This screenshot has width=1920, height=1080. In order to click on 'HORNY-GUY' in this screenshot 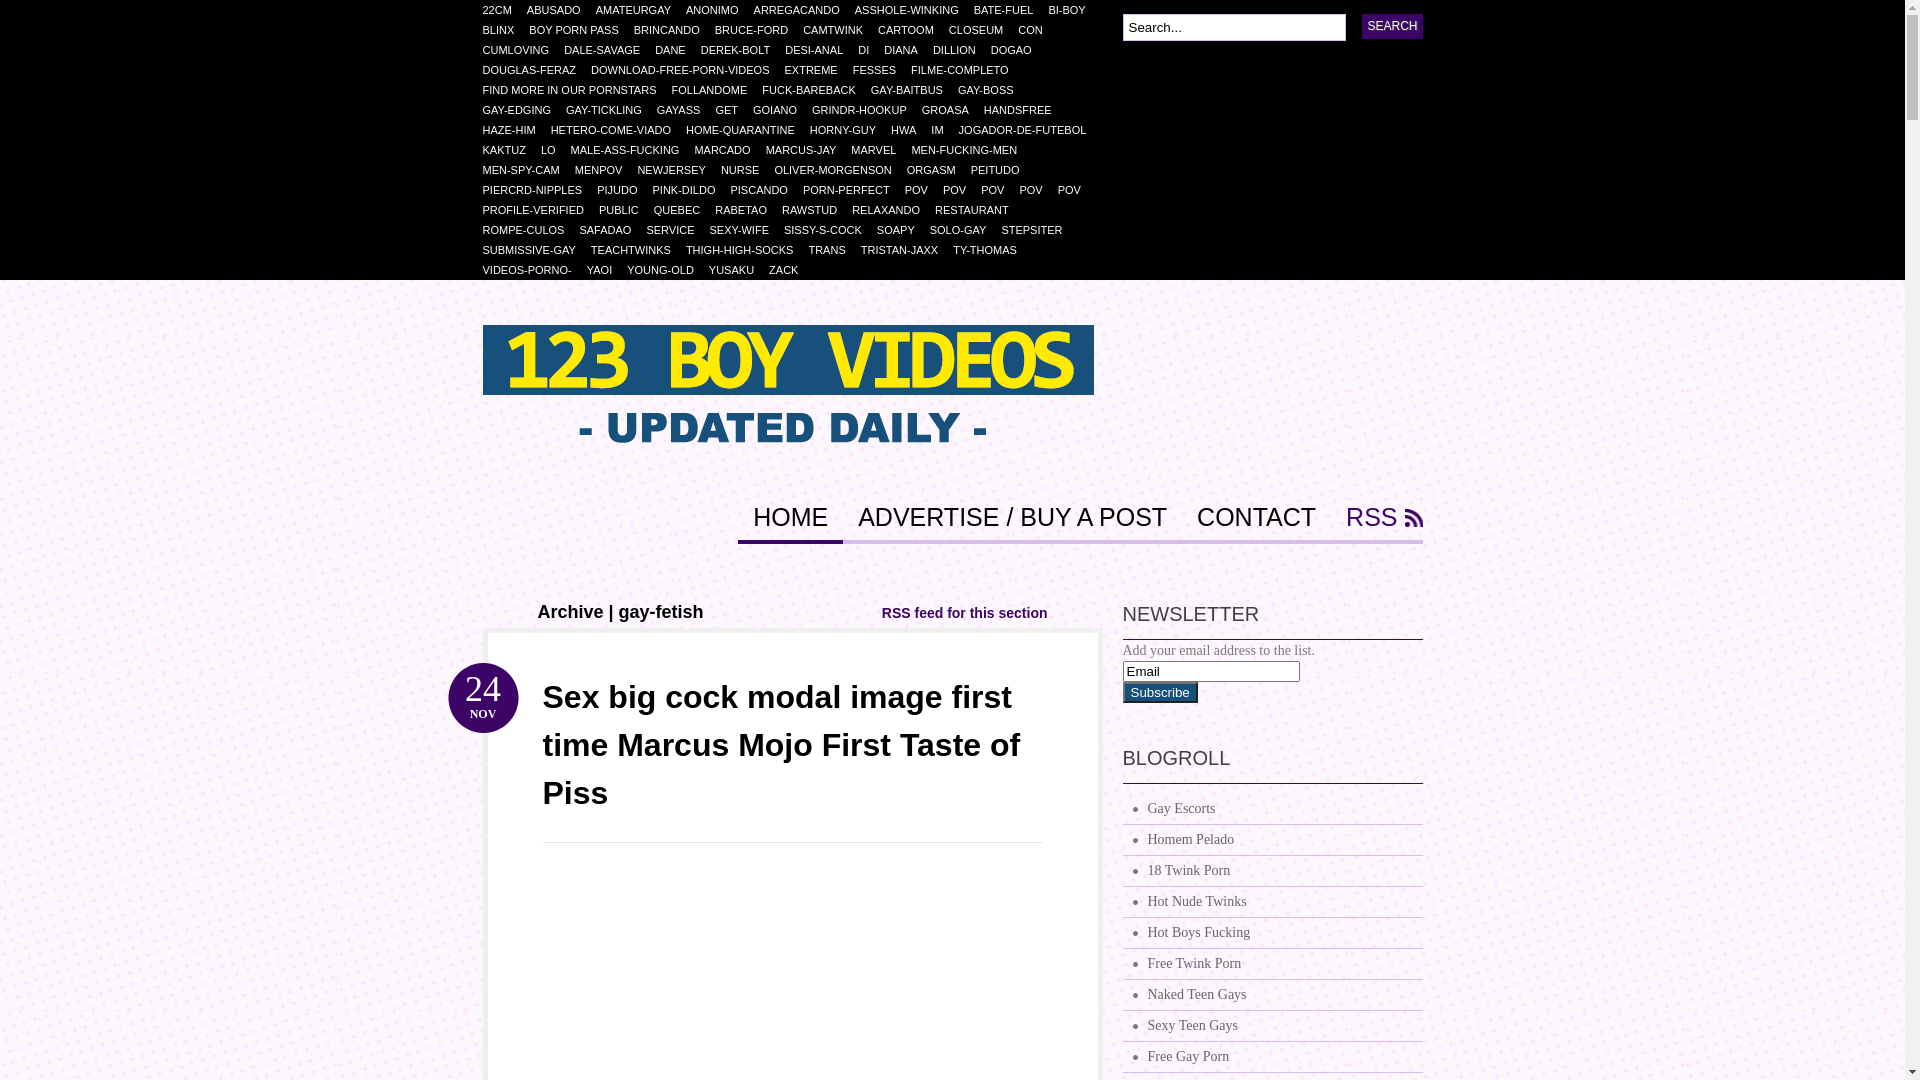, I will do `click(850, 130)`.